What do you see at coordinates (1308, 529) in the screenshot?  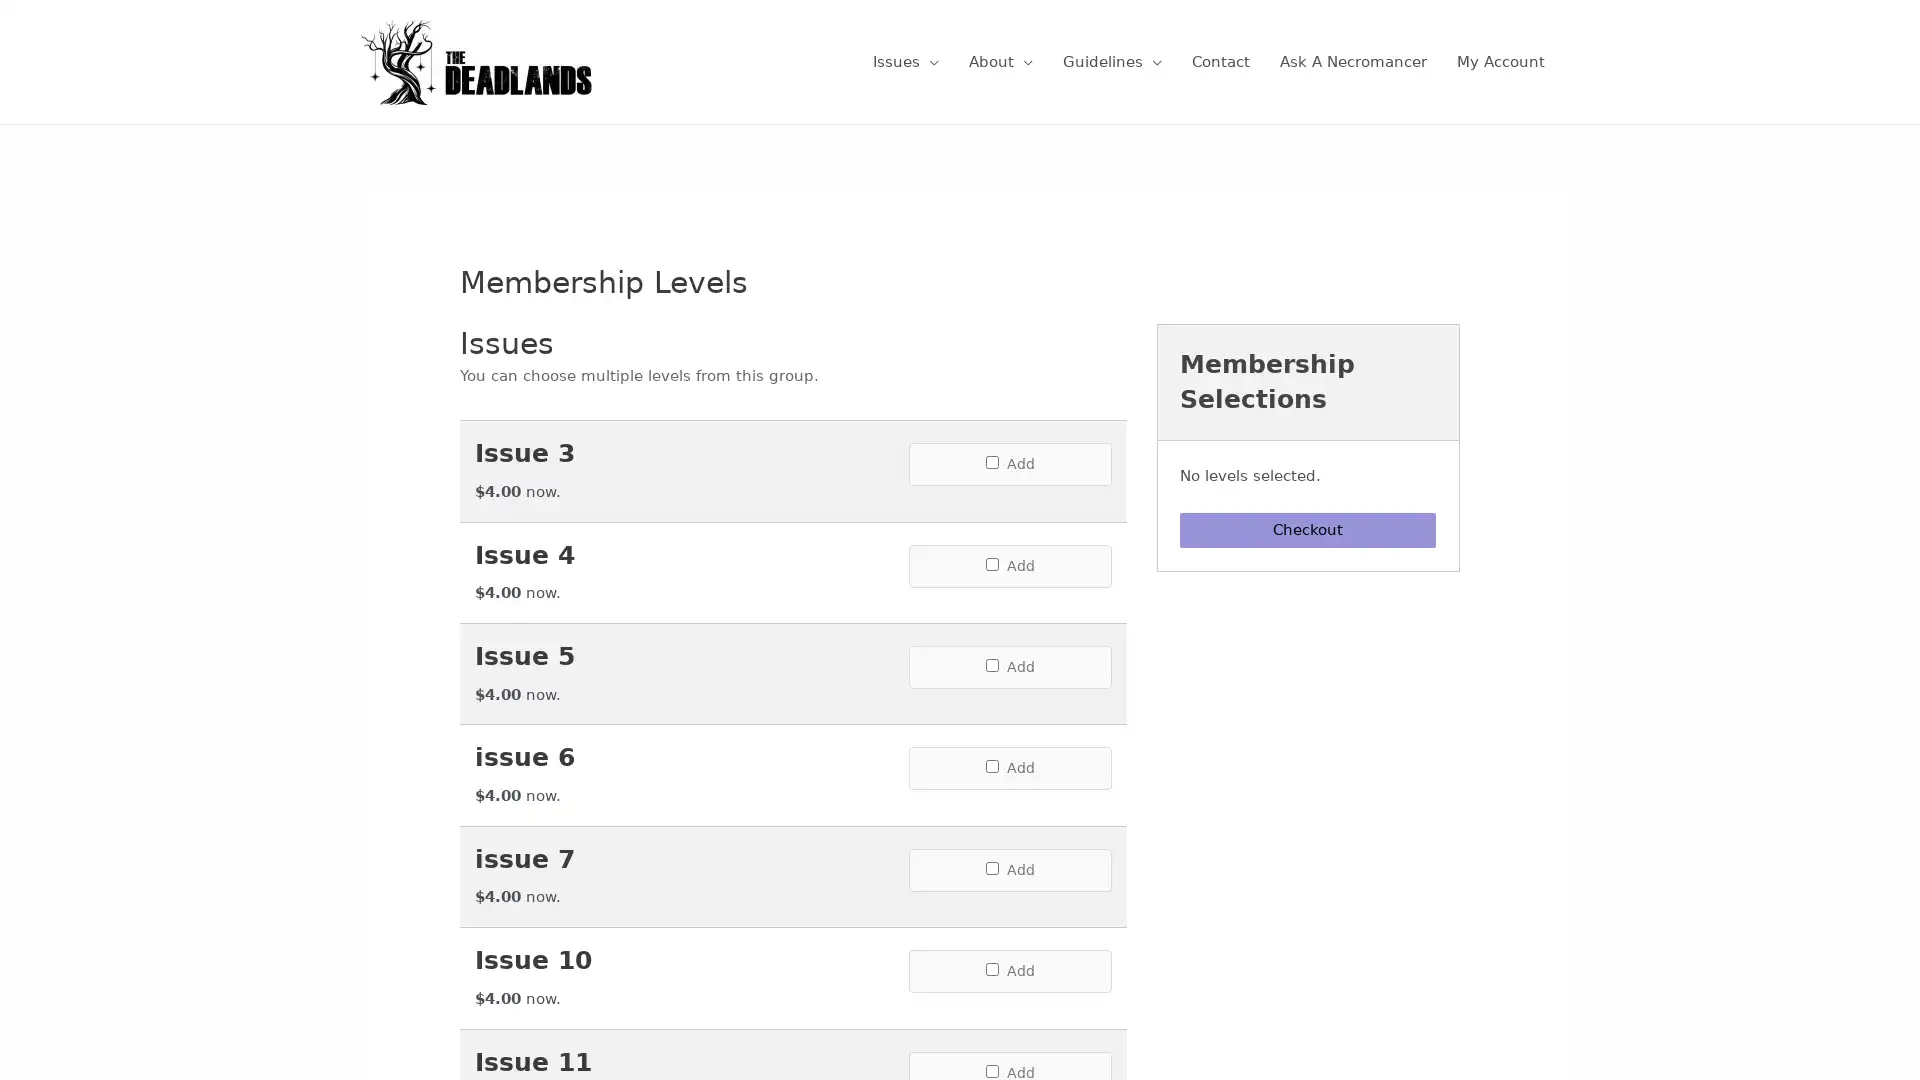 I see `Checkout` at bounding box center [1308, 529].